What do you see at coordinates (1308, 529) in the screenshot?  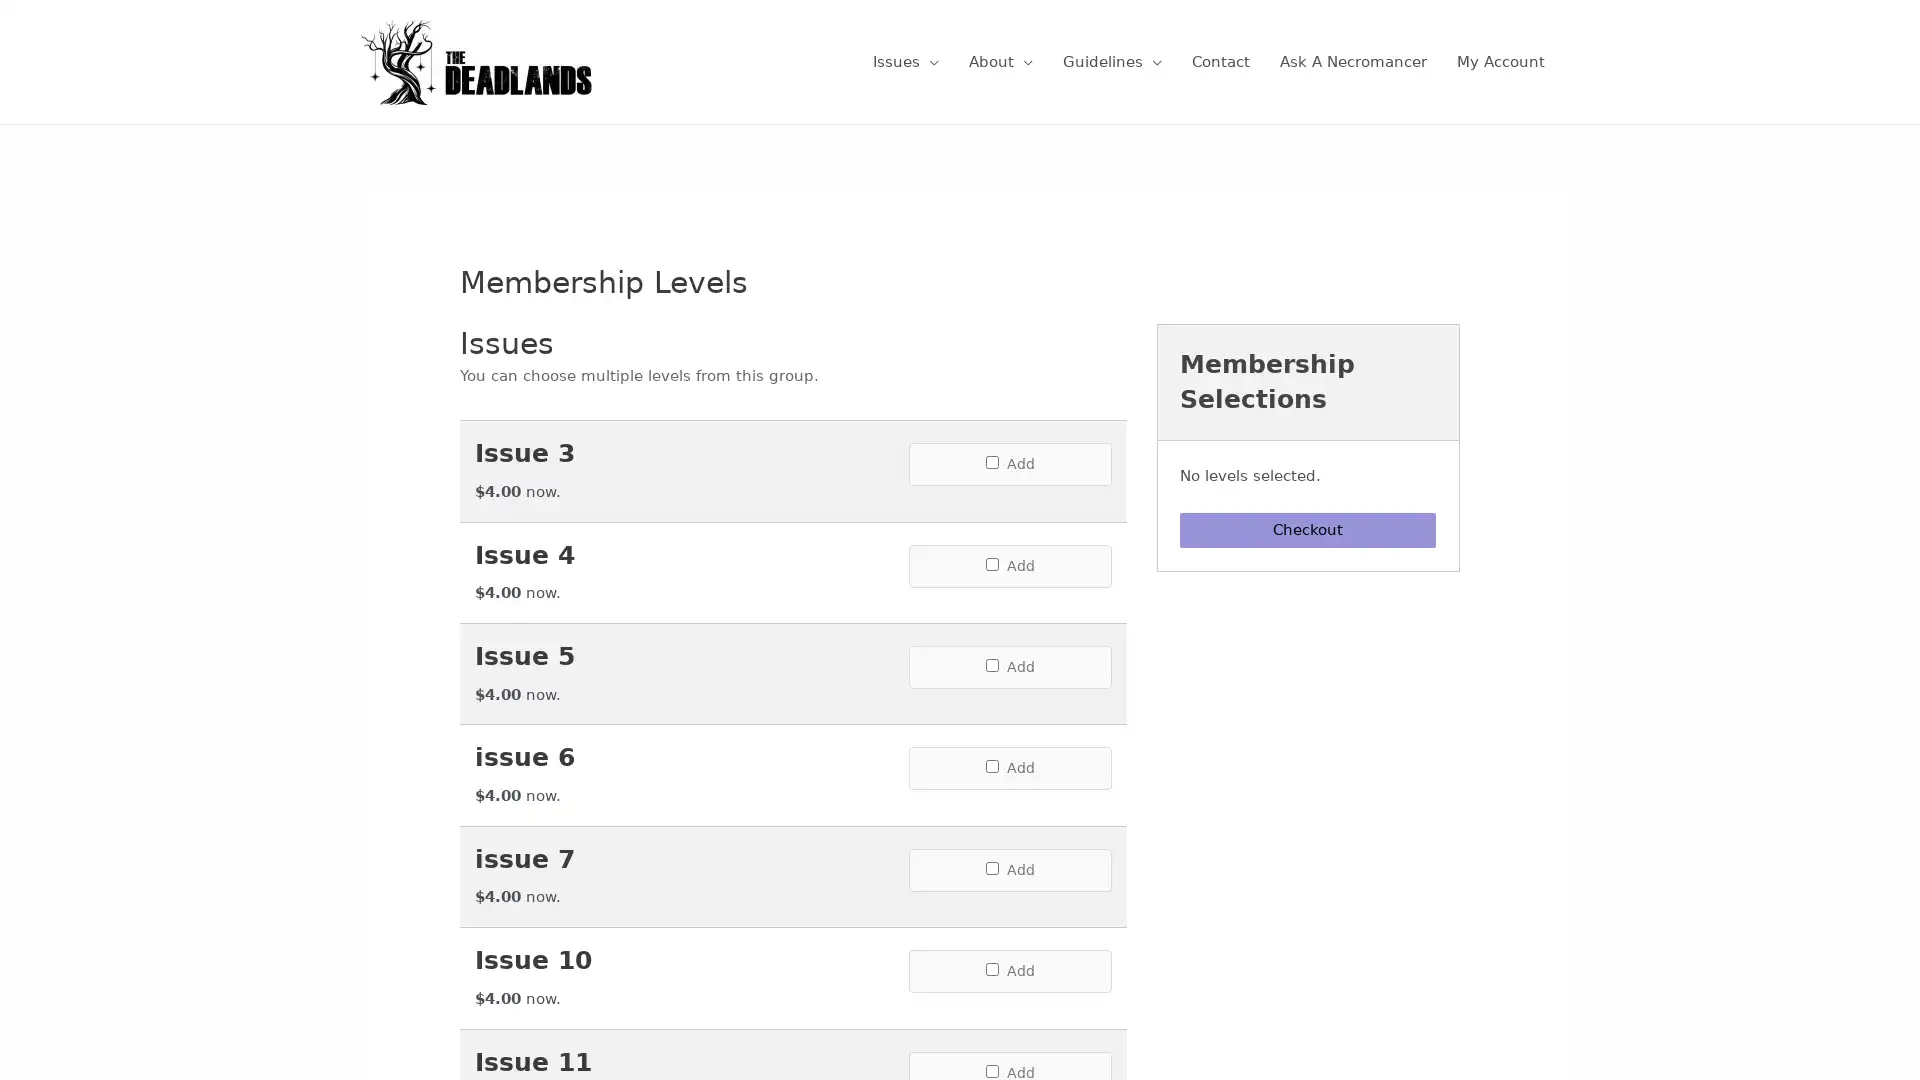 I see `Checkout` at bounding box center [1308, 529].